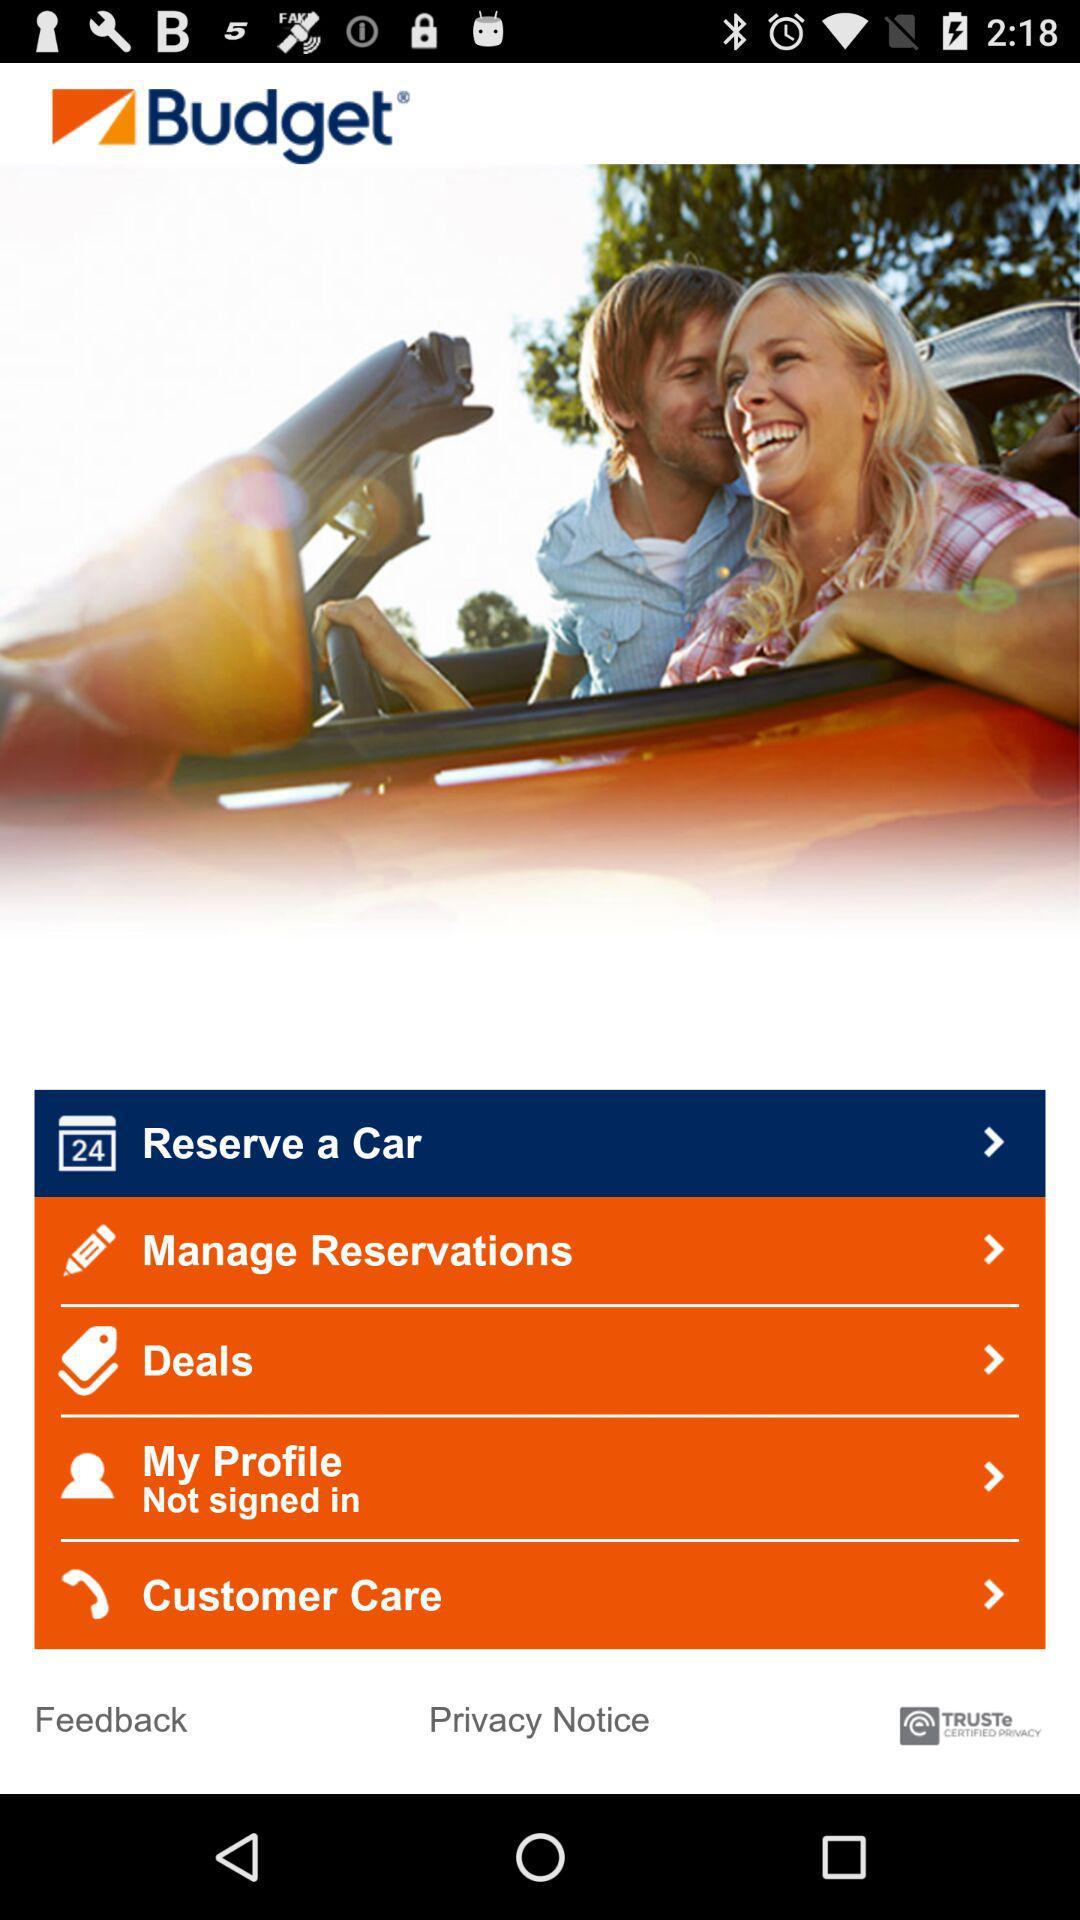 Image resolution: width=1080 pixels, height=1920 pixels. Describe the element at coordinates (968, 1715) in the screenshot. I see `icon next to the privacy notice icon` at that location.